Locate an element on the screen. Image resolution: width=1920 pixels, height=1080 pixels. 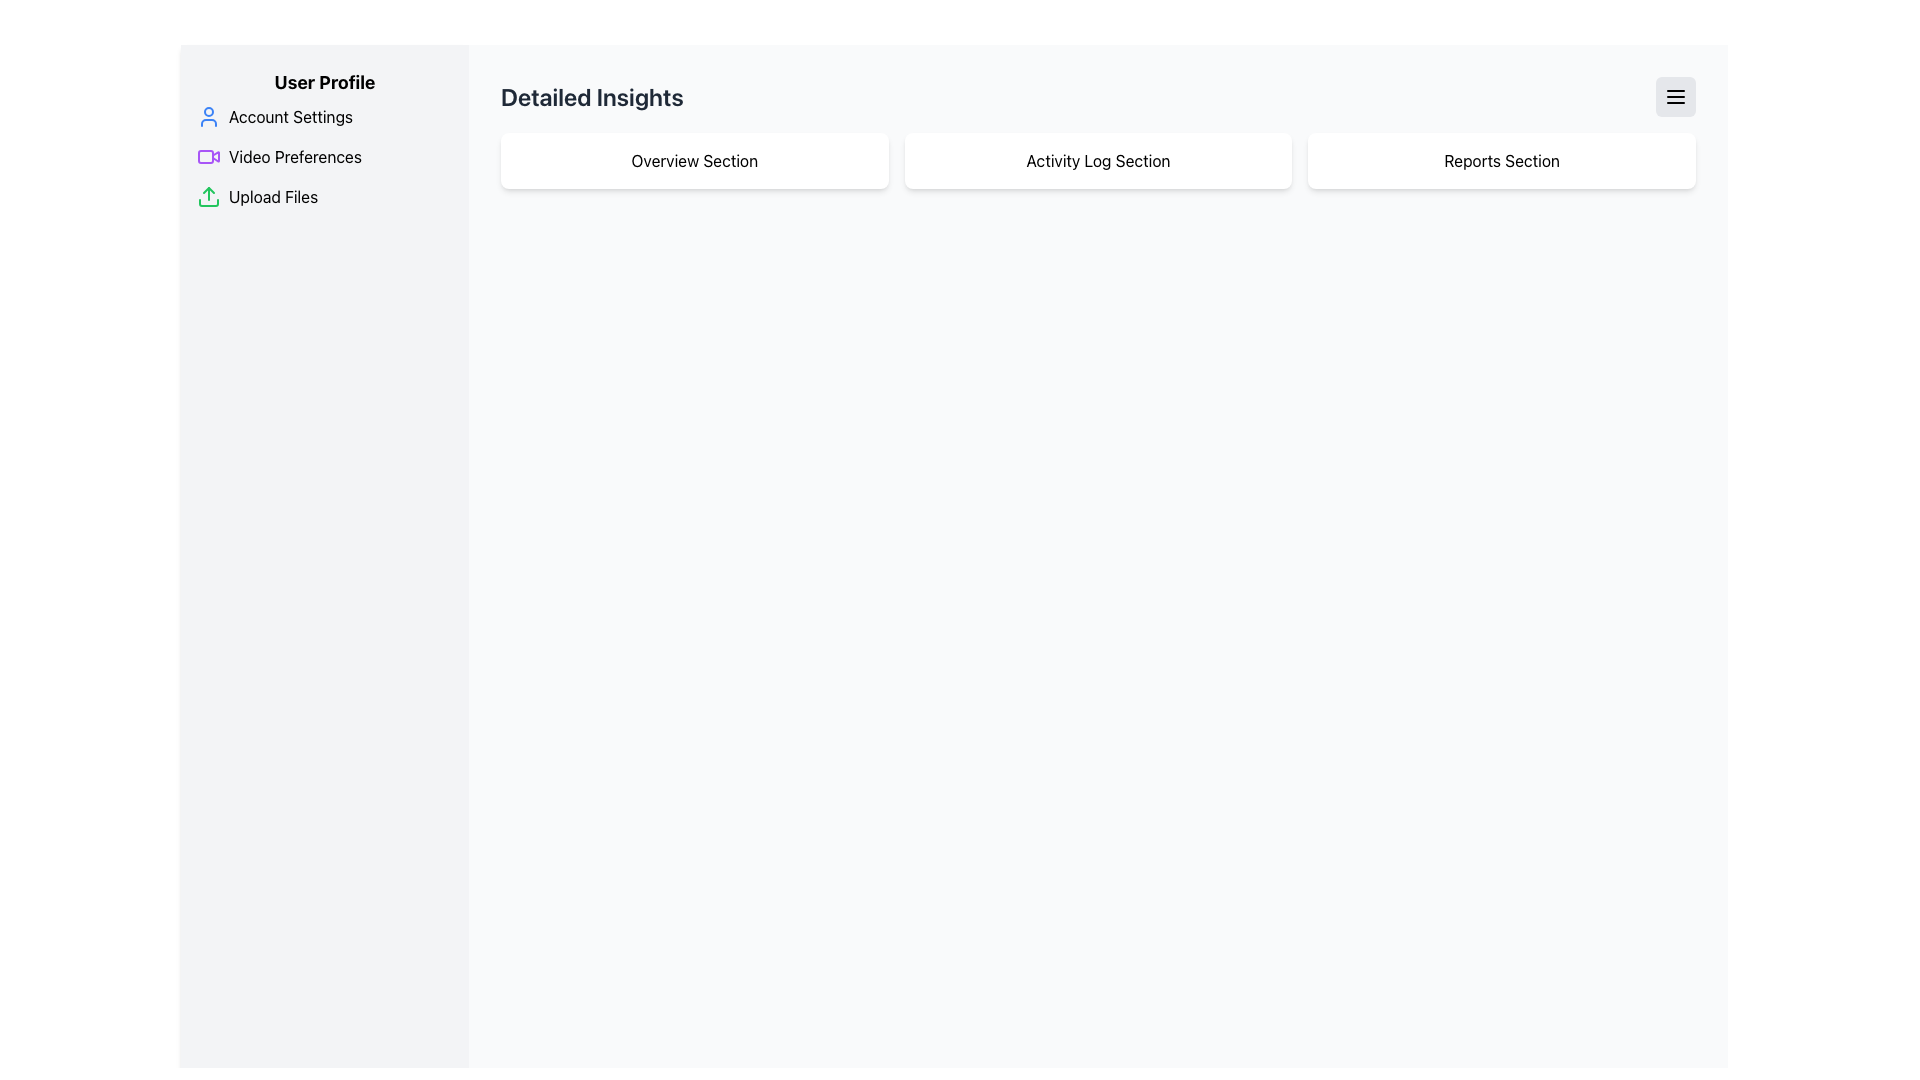
the interactive menu button located in the top-right corner of the 'Detailed Insights' section is located at coordinates (1675, 96).